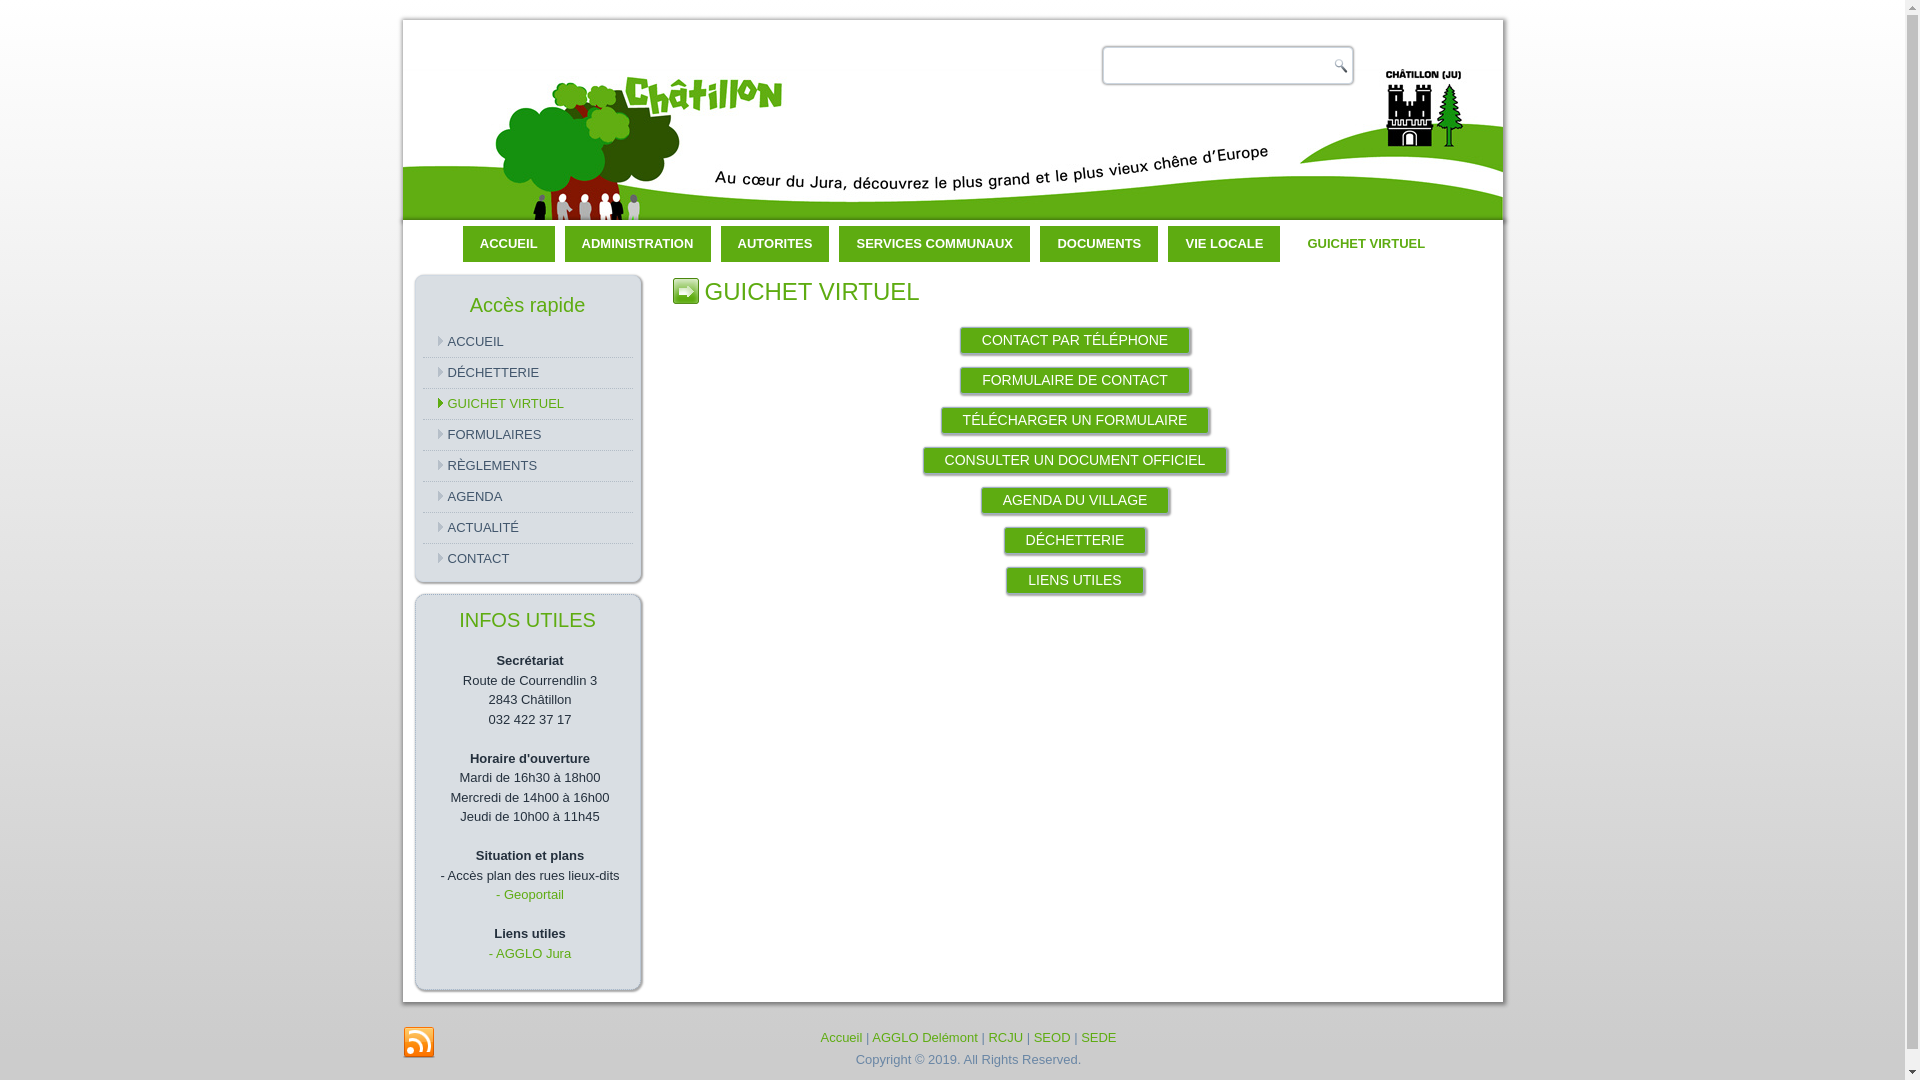  Describe the element at coordinates (774, 242) in the screenshot. I see `'AUTORITES'` at that location.